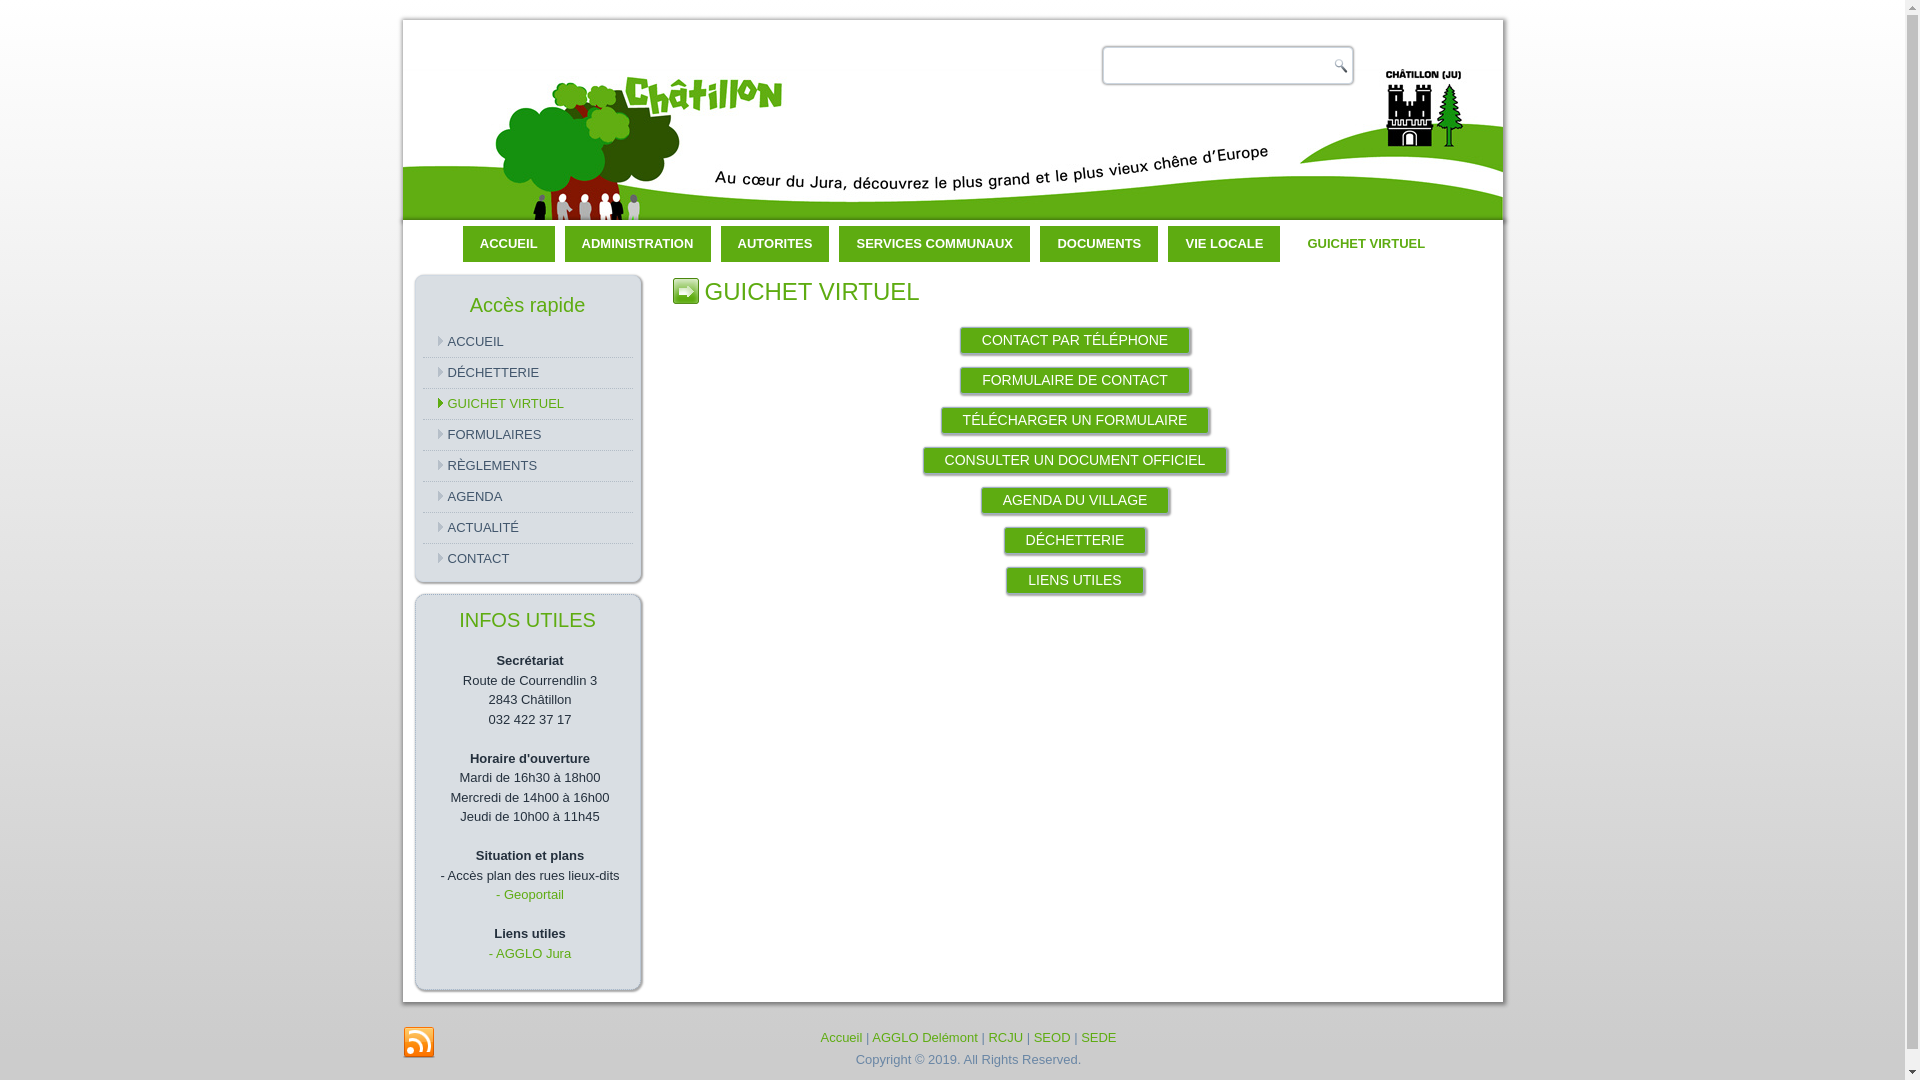  Describe the element at coordinates (774, 242) in the screenshot. I see `'AUTORITES'` at that location.